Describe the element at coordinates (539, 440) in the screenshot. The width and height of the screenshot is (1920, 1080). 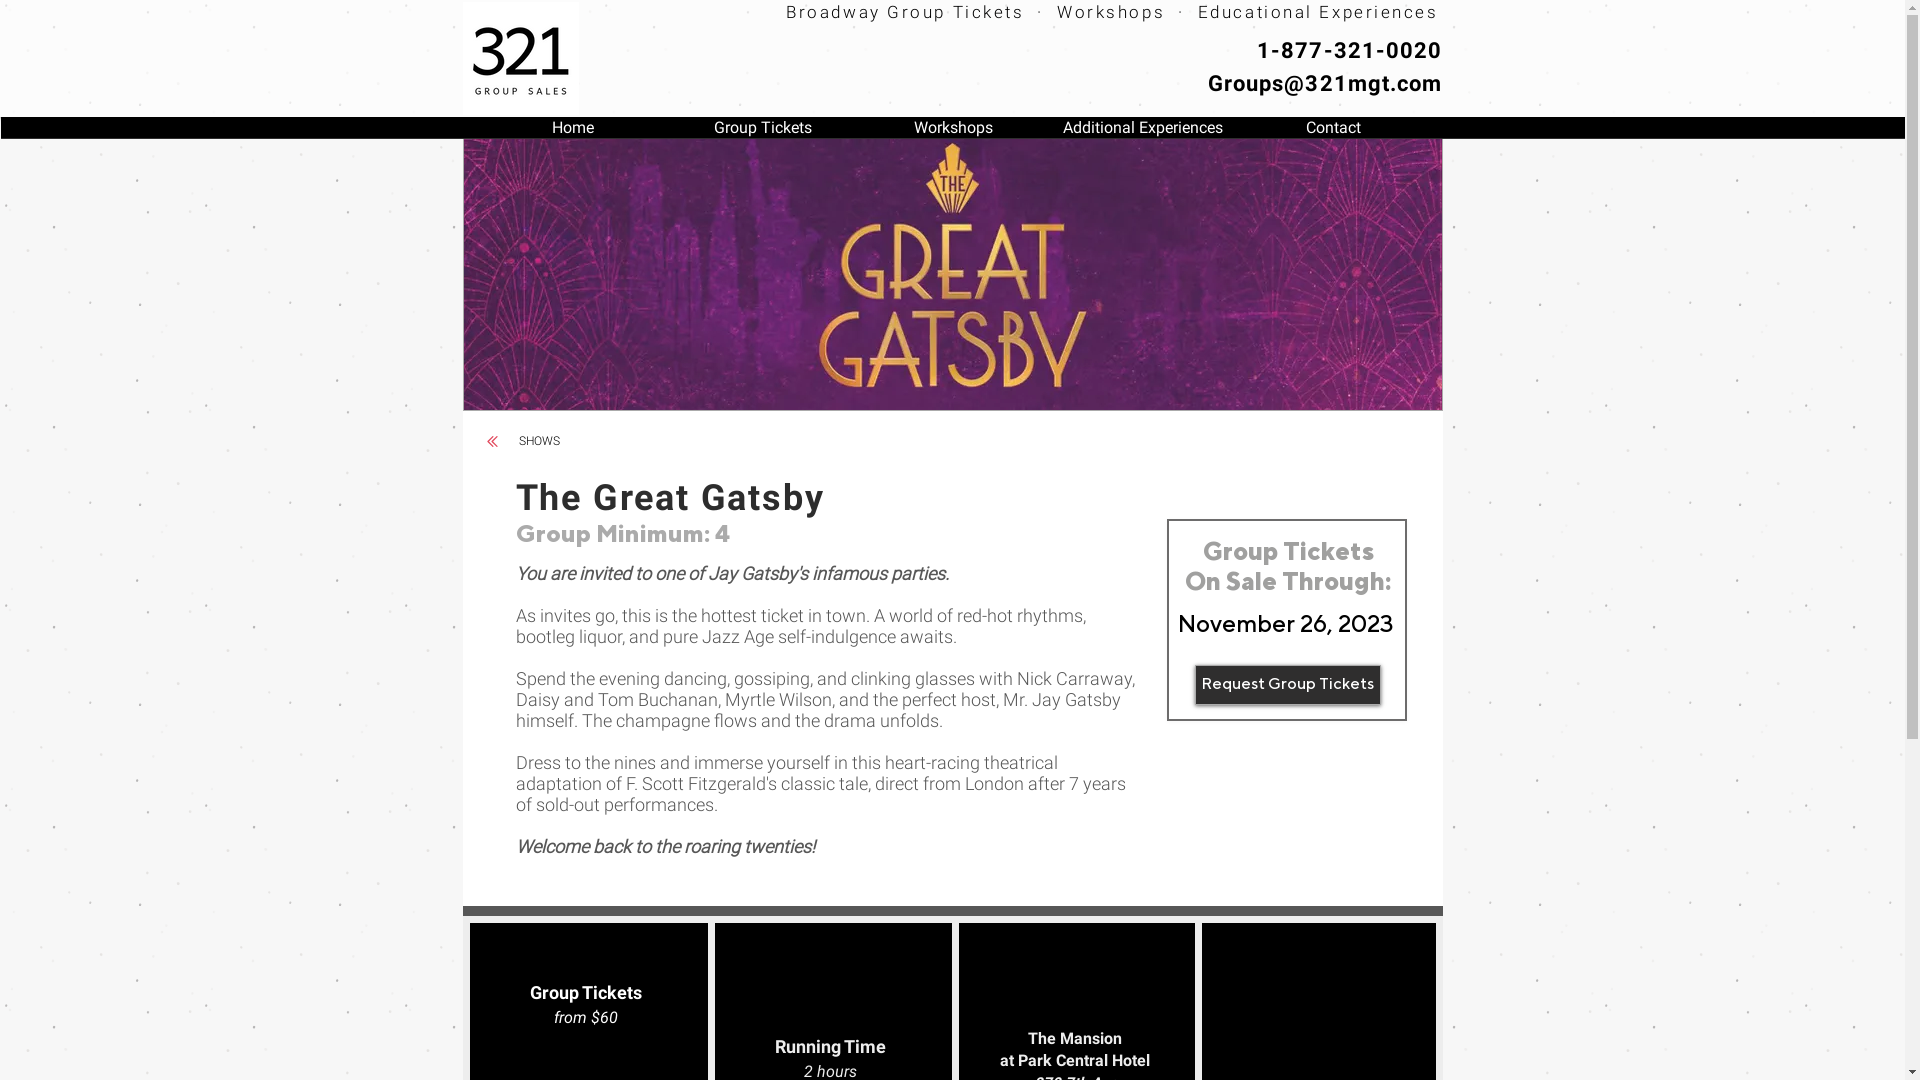
I see `'SHOWS'` at that location.